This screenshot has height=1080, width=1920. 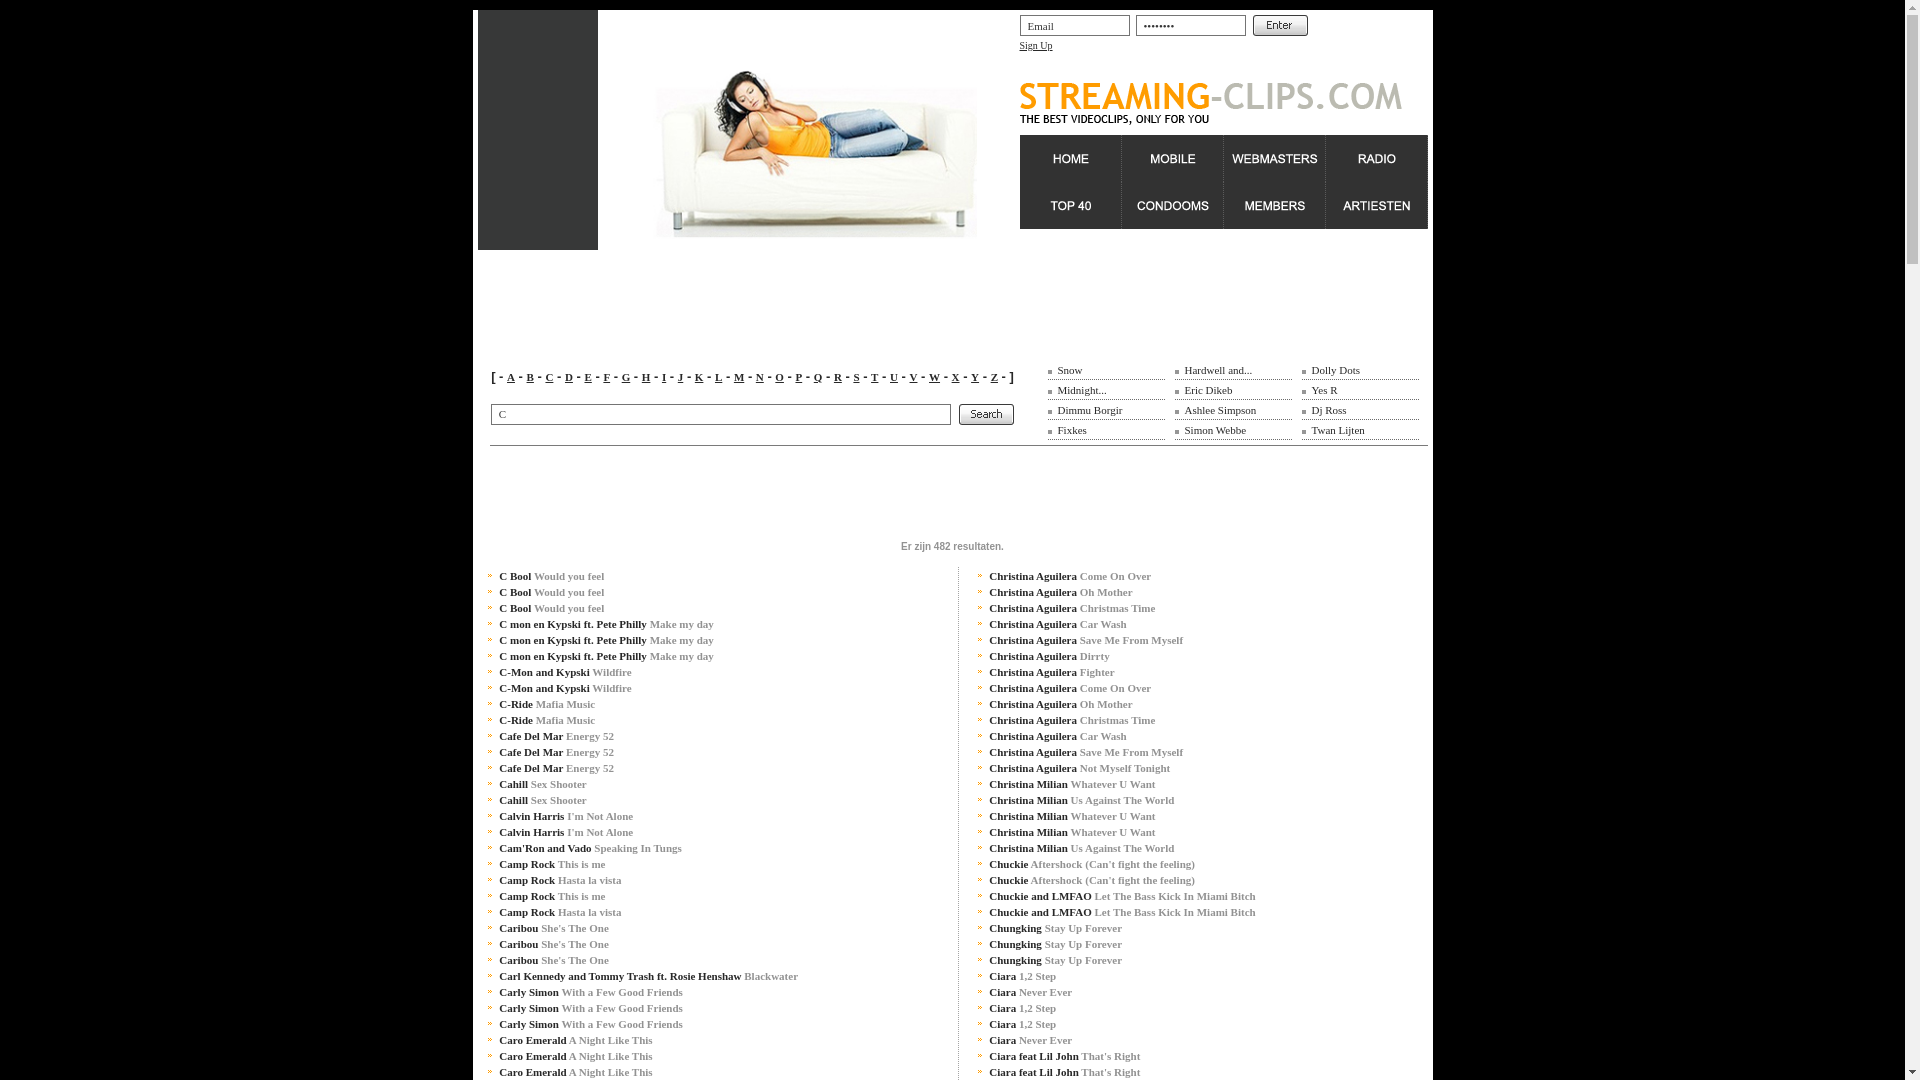 I want to click on 'Carl Kennedy and Tommy Trash ft. Rosie Henshaw Blackwater', so click(x=648, y=974).